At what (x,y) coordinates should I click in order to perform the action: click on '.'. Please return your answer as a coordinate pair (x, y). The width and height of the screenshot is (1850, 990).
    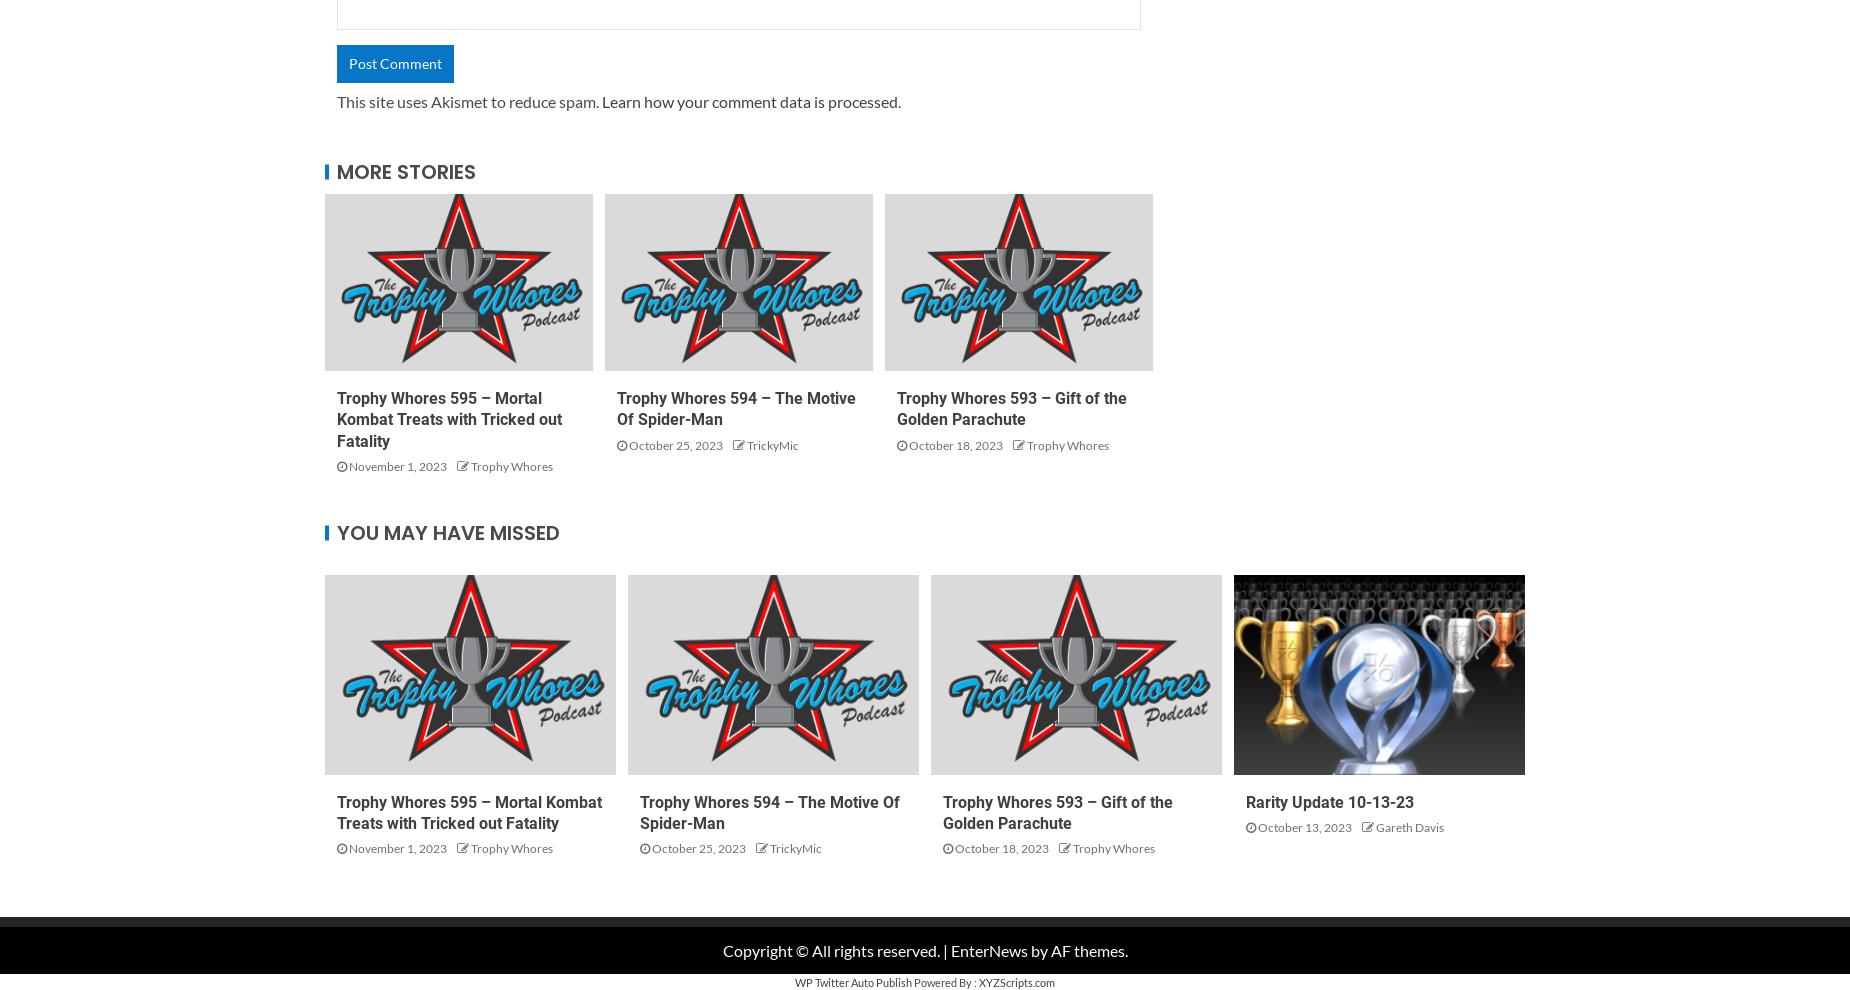
    Looking at the image, I should click on (899, 99).